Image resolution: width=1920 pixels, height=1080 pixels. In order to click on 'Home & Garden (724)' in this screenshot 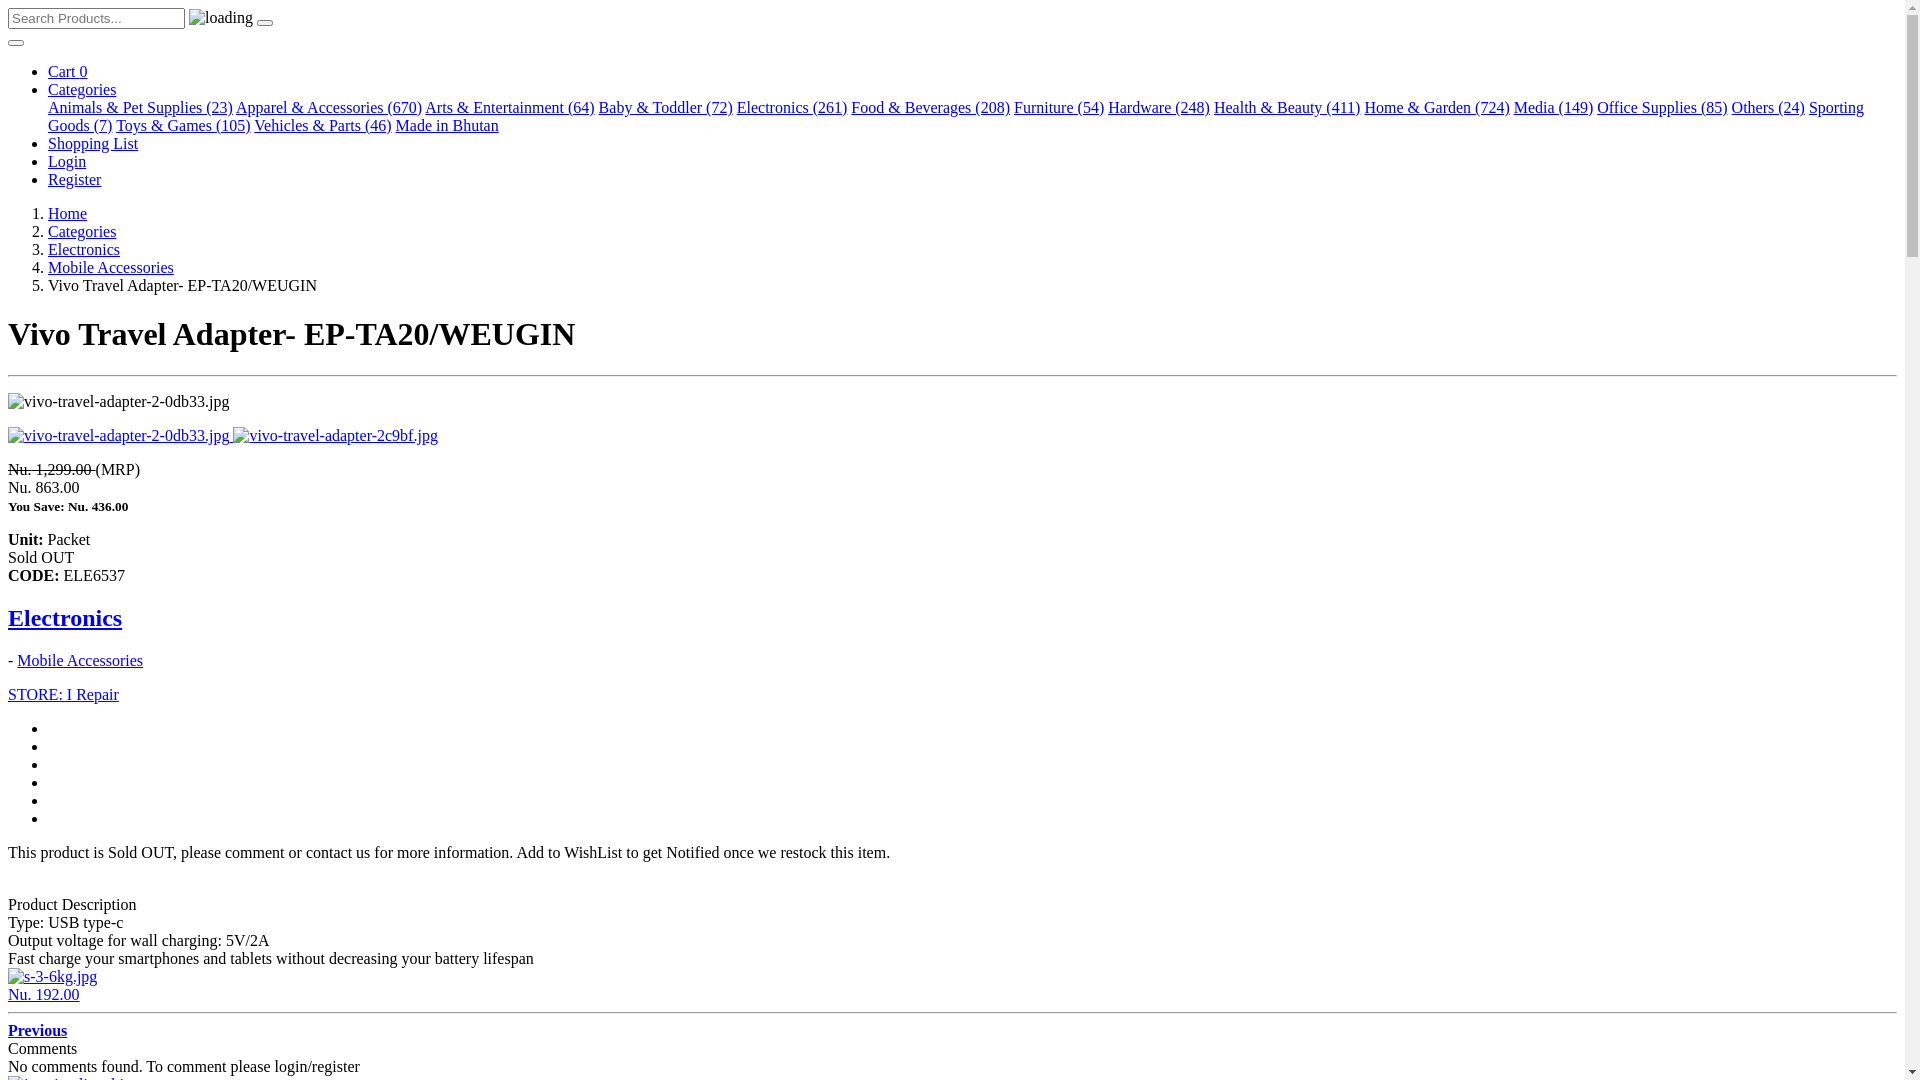, I will do `click(1435, 107)`.